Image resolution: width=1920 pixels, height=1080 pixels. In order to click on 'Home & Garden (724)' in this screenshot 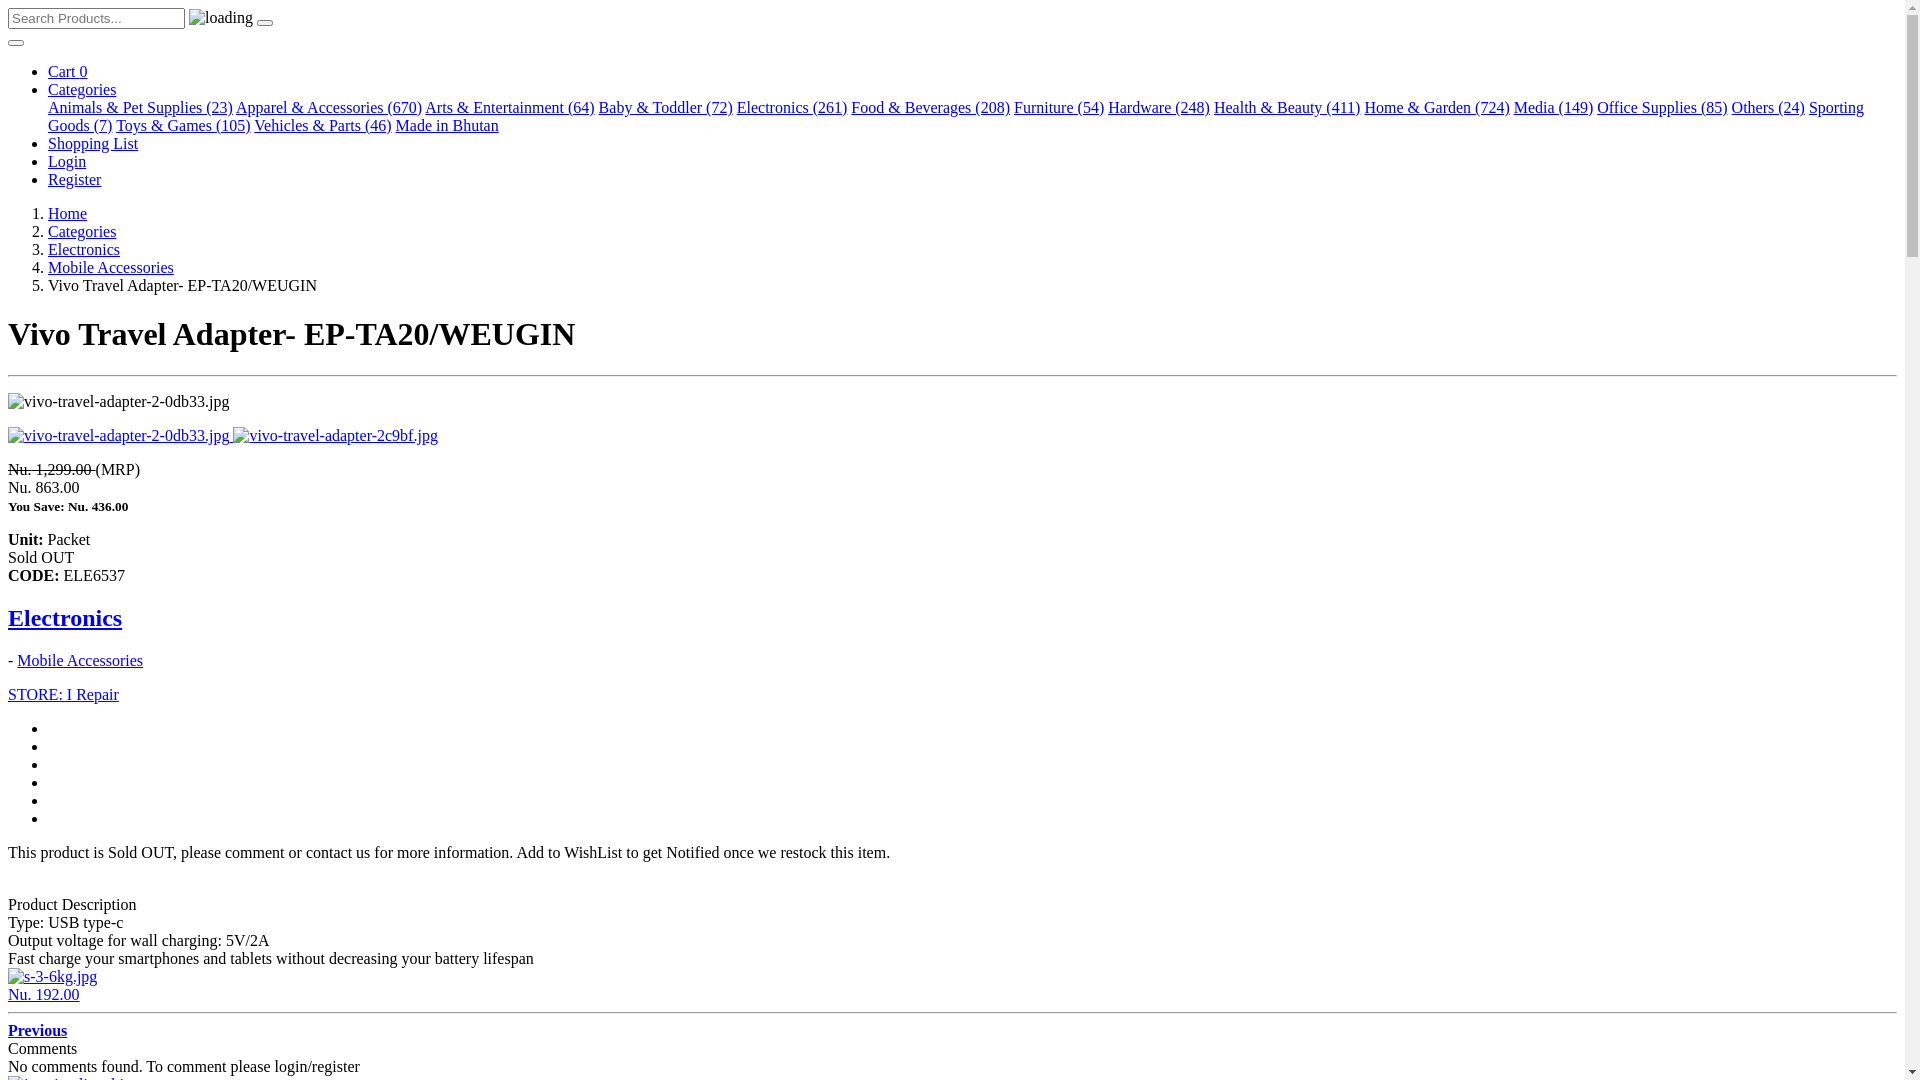, I will do `click(1435, 107)`.